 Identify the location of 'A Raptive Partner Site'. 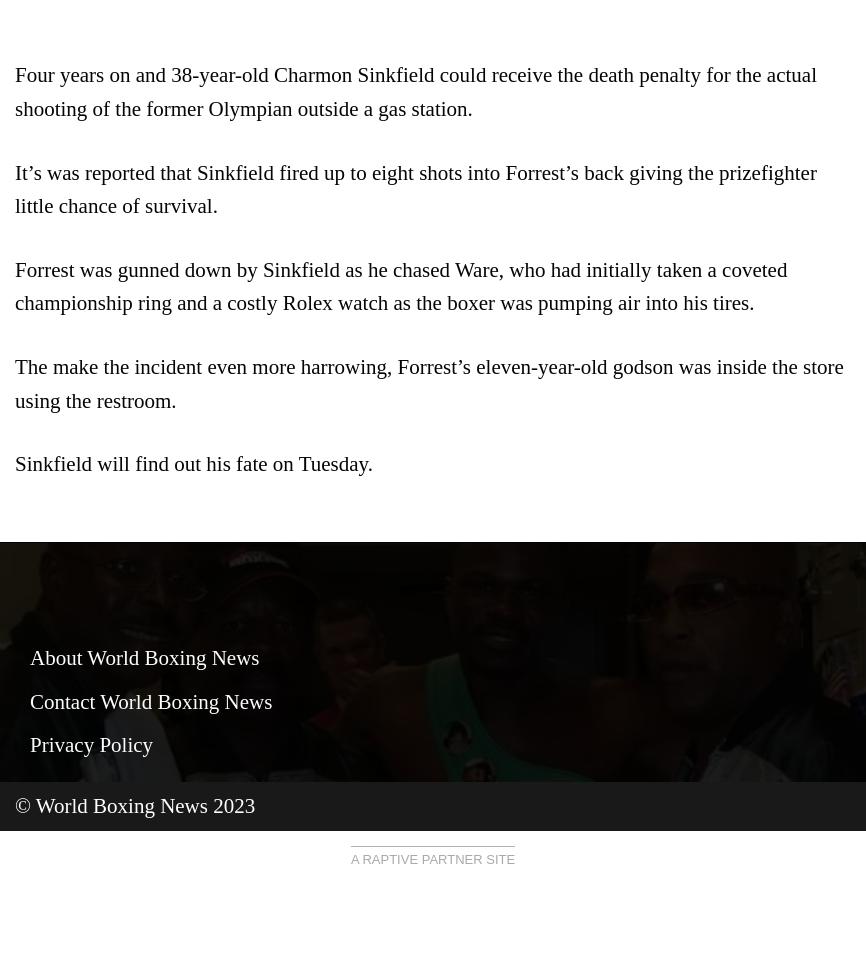
(431, 858).